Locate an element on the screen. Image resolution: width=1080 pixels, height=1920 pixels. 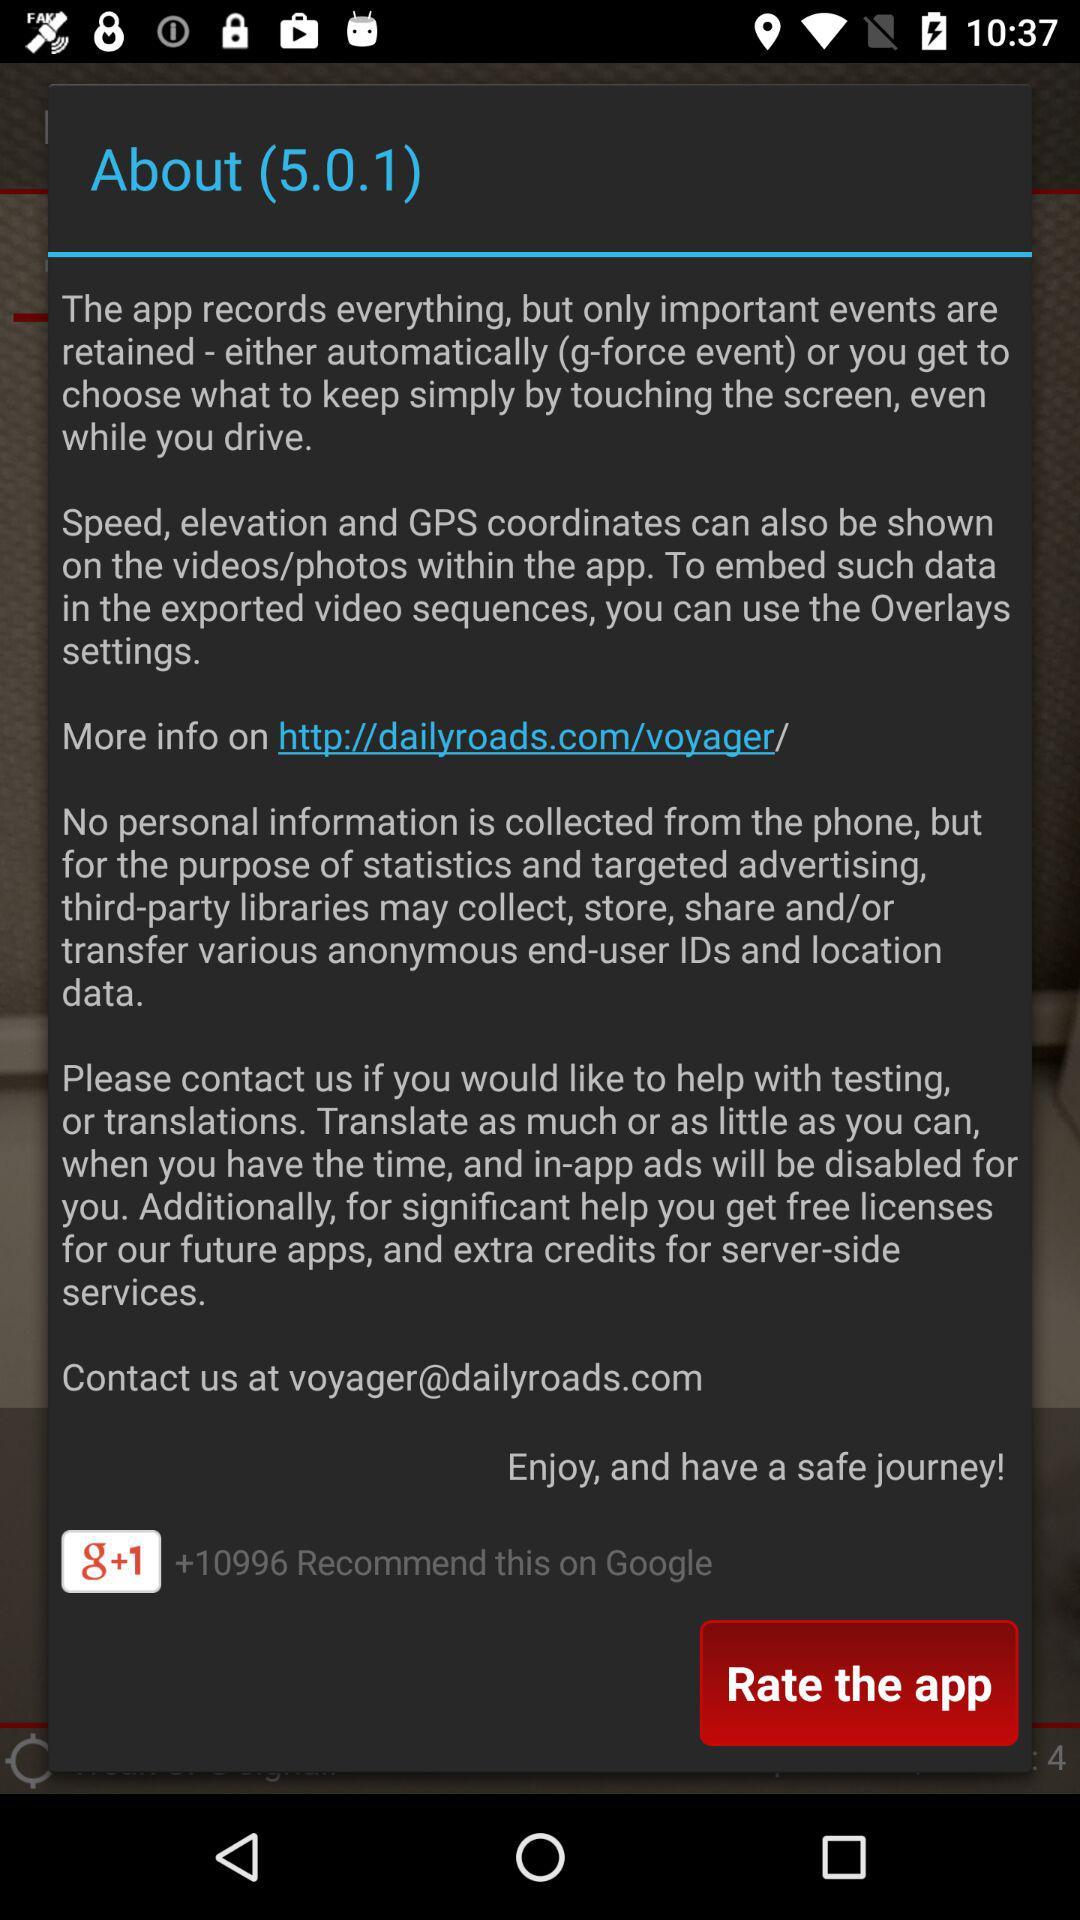
the dailyroads voyager allows item is located at coordinates (540, 835).